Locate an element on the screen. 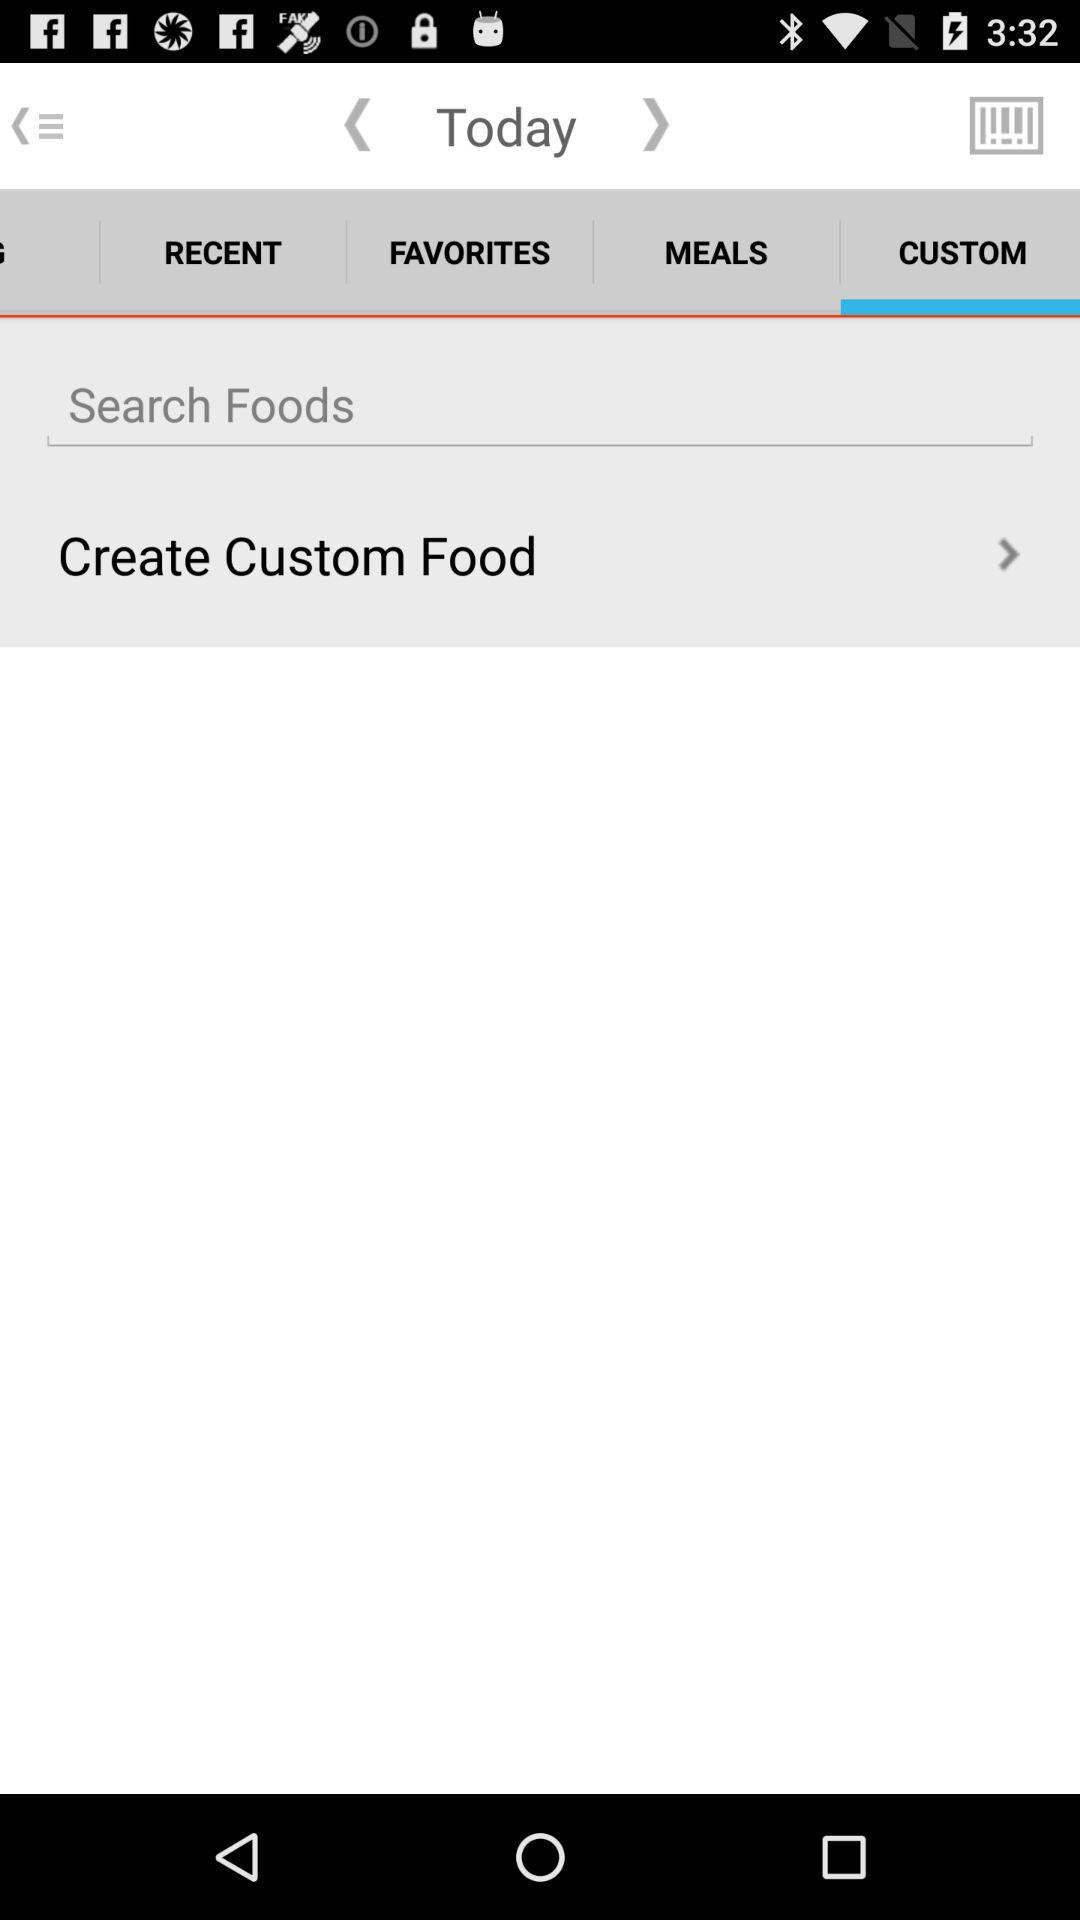  search foods is located at coordinates (540, 403).